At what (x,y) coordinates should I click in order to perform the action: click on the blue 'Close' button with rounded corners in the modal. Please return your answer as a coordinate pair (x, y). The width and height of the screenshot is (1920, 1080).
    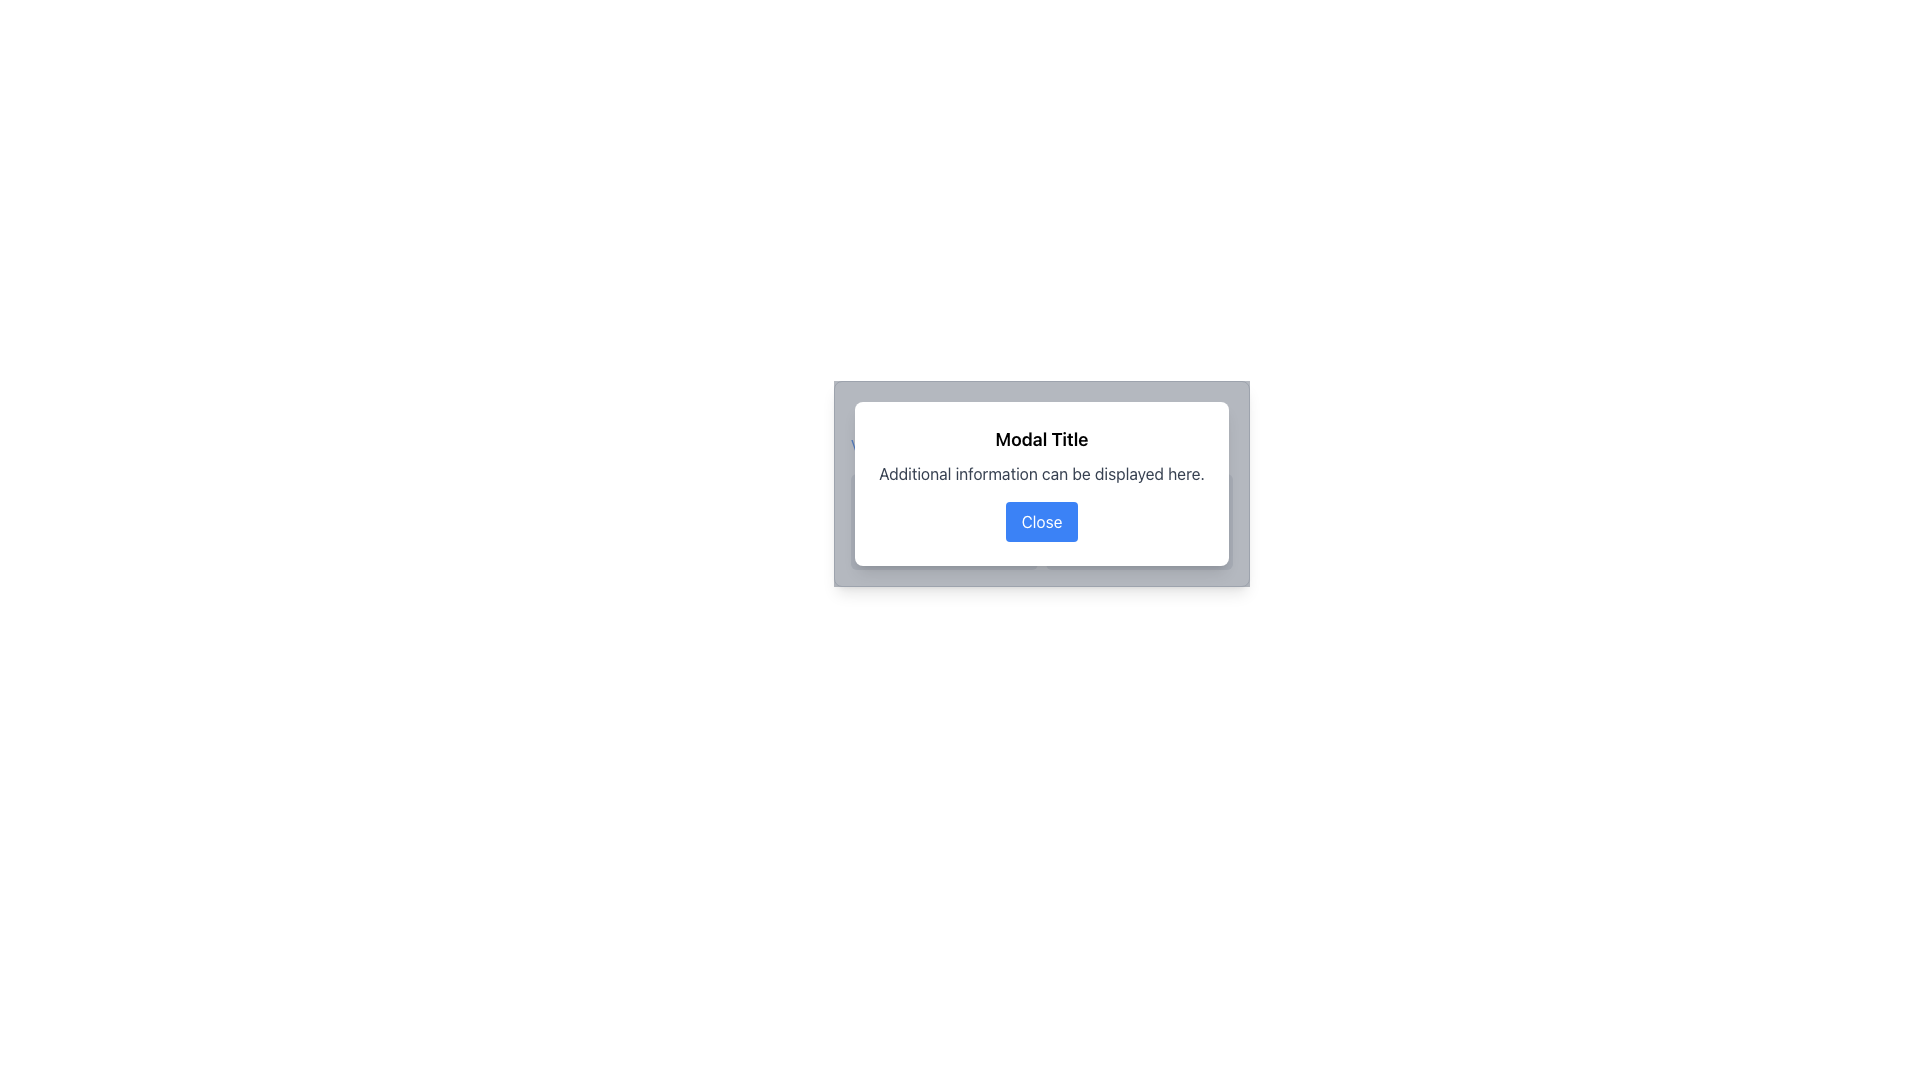
    Looking at the image, I should click on (1040, 520).